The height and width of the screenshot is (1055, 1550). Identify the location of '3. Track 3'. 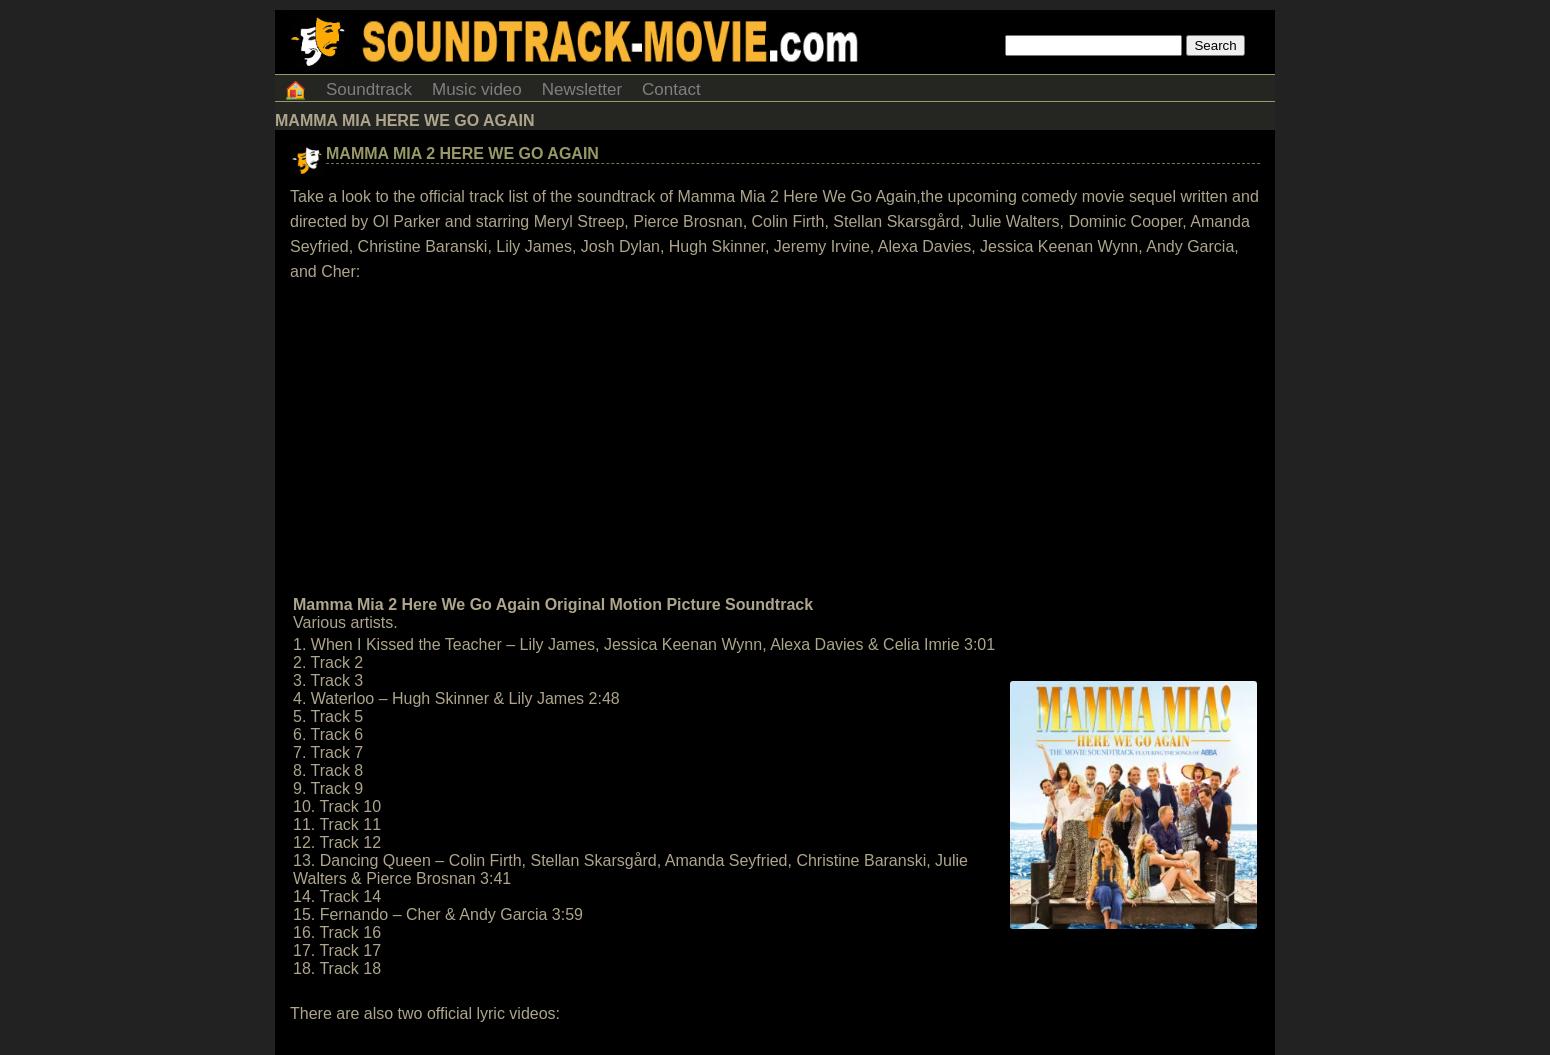
(326, 679).